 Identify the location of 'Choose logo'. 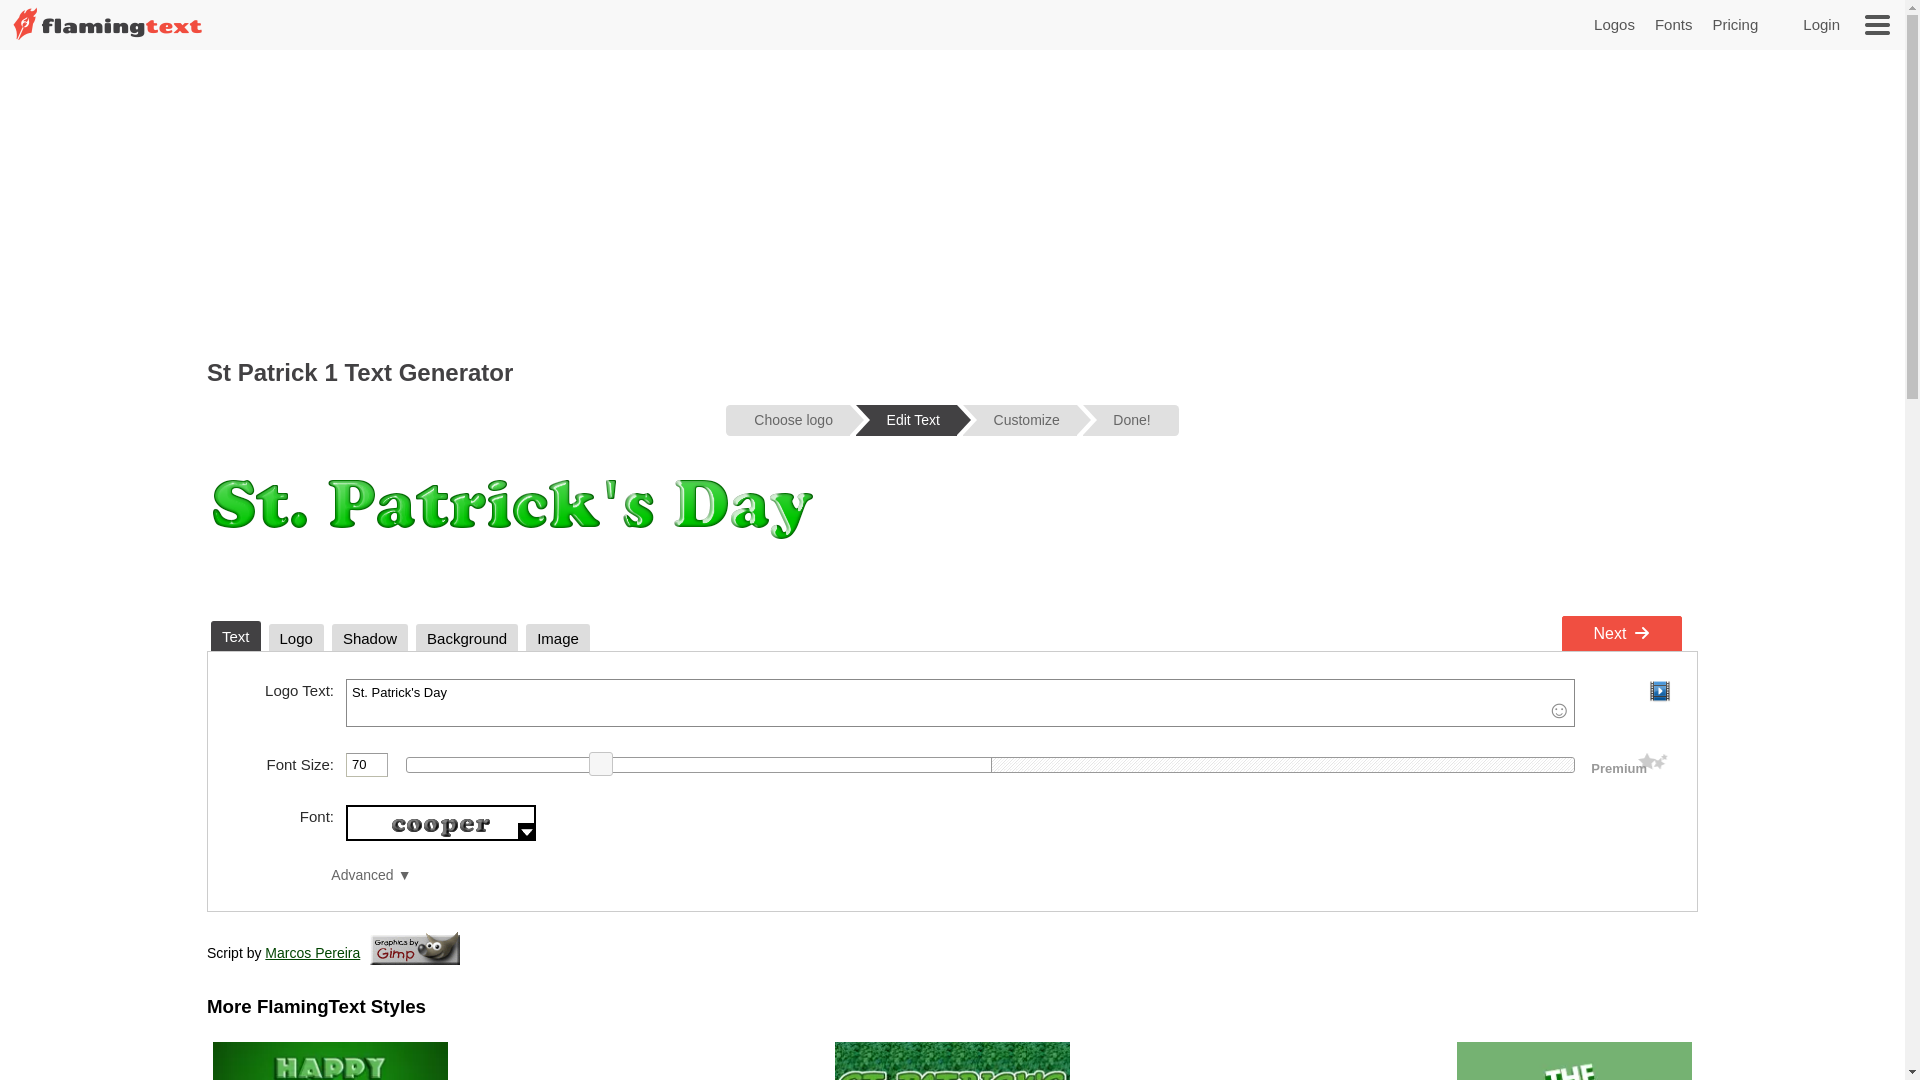
(786, 419).